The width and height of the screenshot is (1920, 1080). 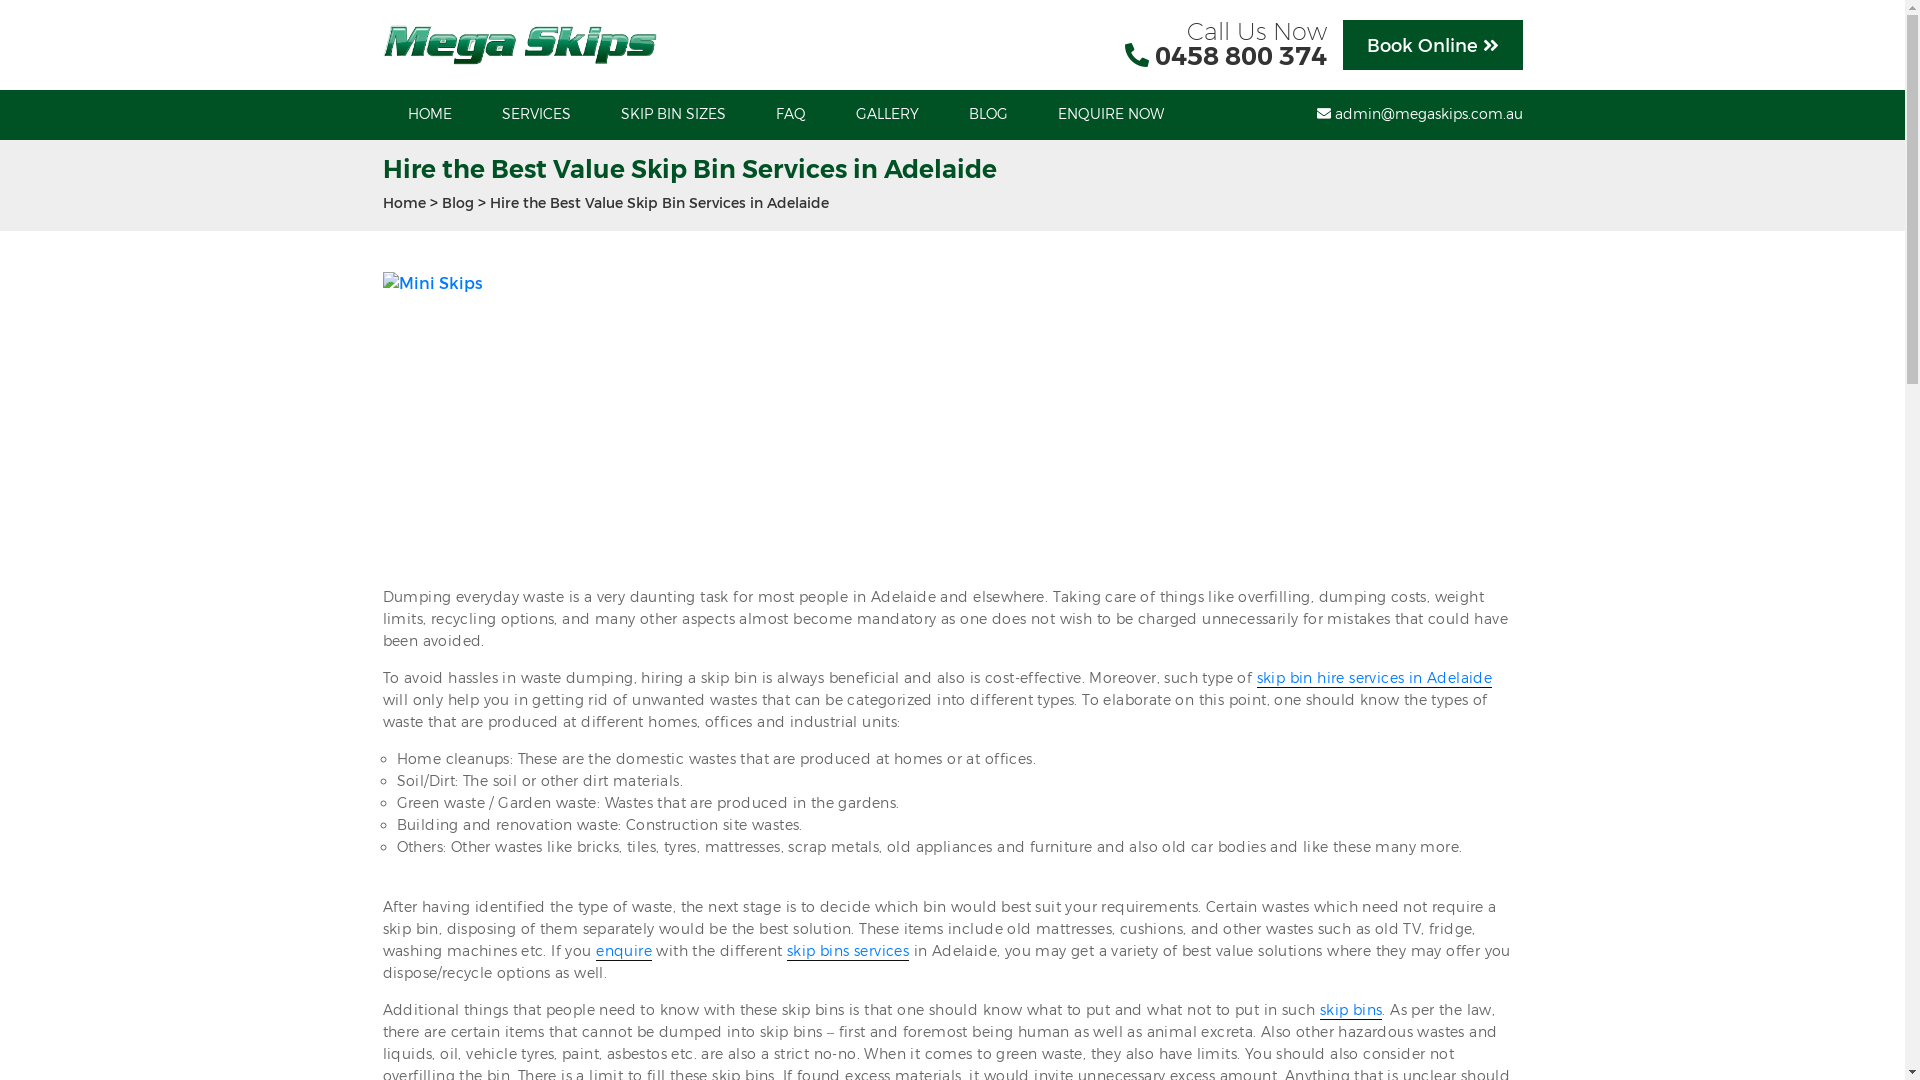 What do you see at coordinates (1351, 1010) in the screenshot?
I see `'skip bins'` at bounding box center [1351, 1010].